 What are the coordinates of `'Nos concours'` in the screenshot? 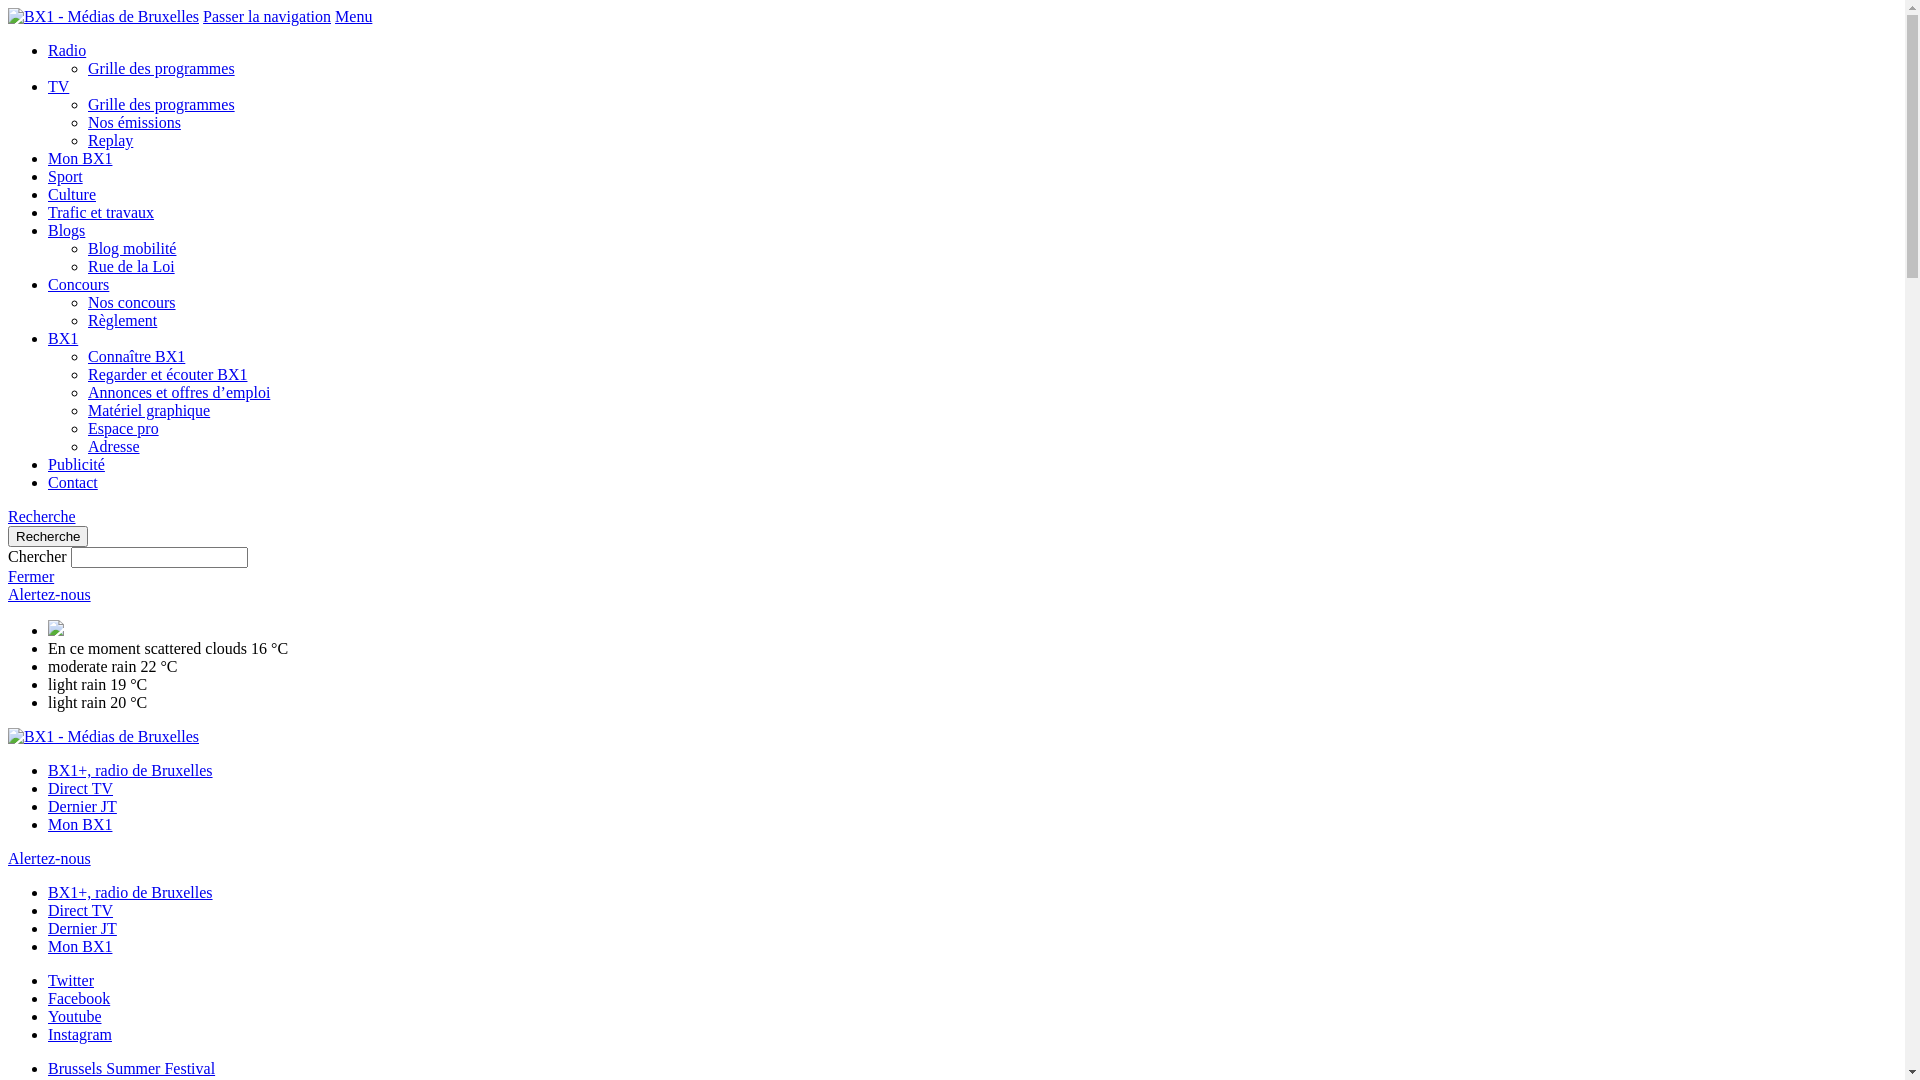 It's located at (86, 302).